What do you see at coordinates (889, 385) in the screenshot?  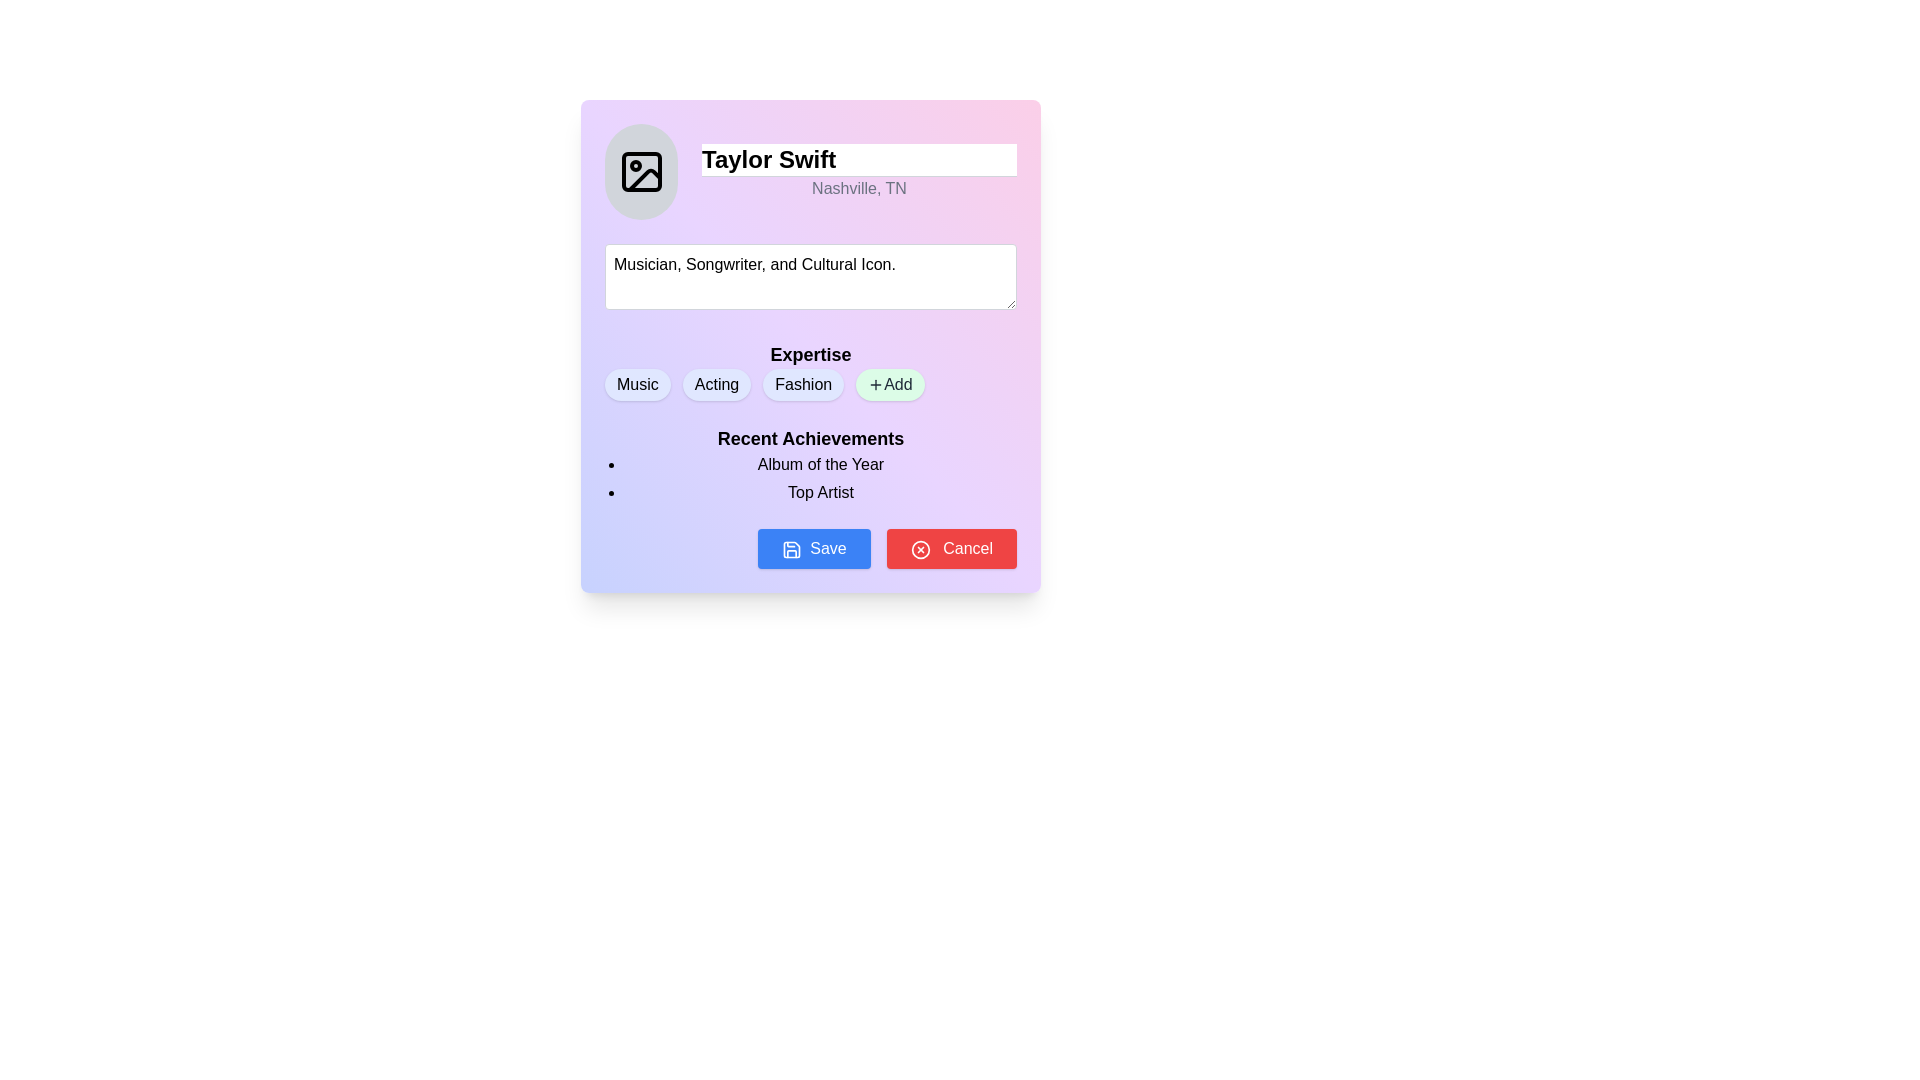 I see `the '+ Add' button with a light green background and dark gray text, located to the right of the tags 'Music', 'Acting', and 'Fashion' in the 'Expertise' section` at bounding box center [889, 385].